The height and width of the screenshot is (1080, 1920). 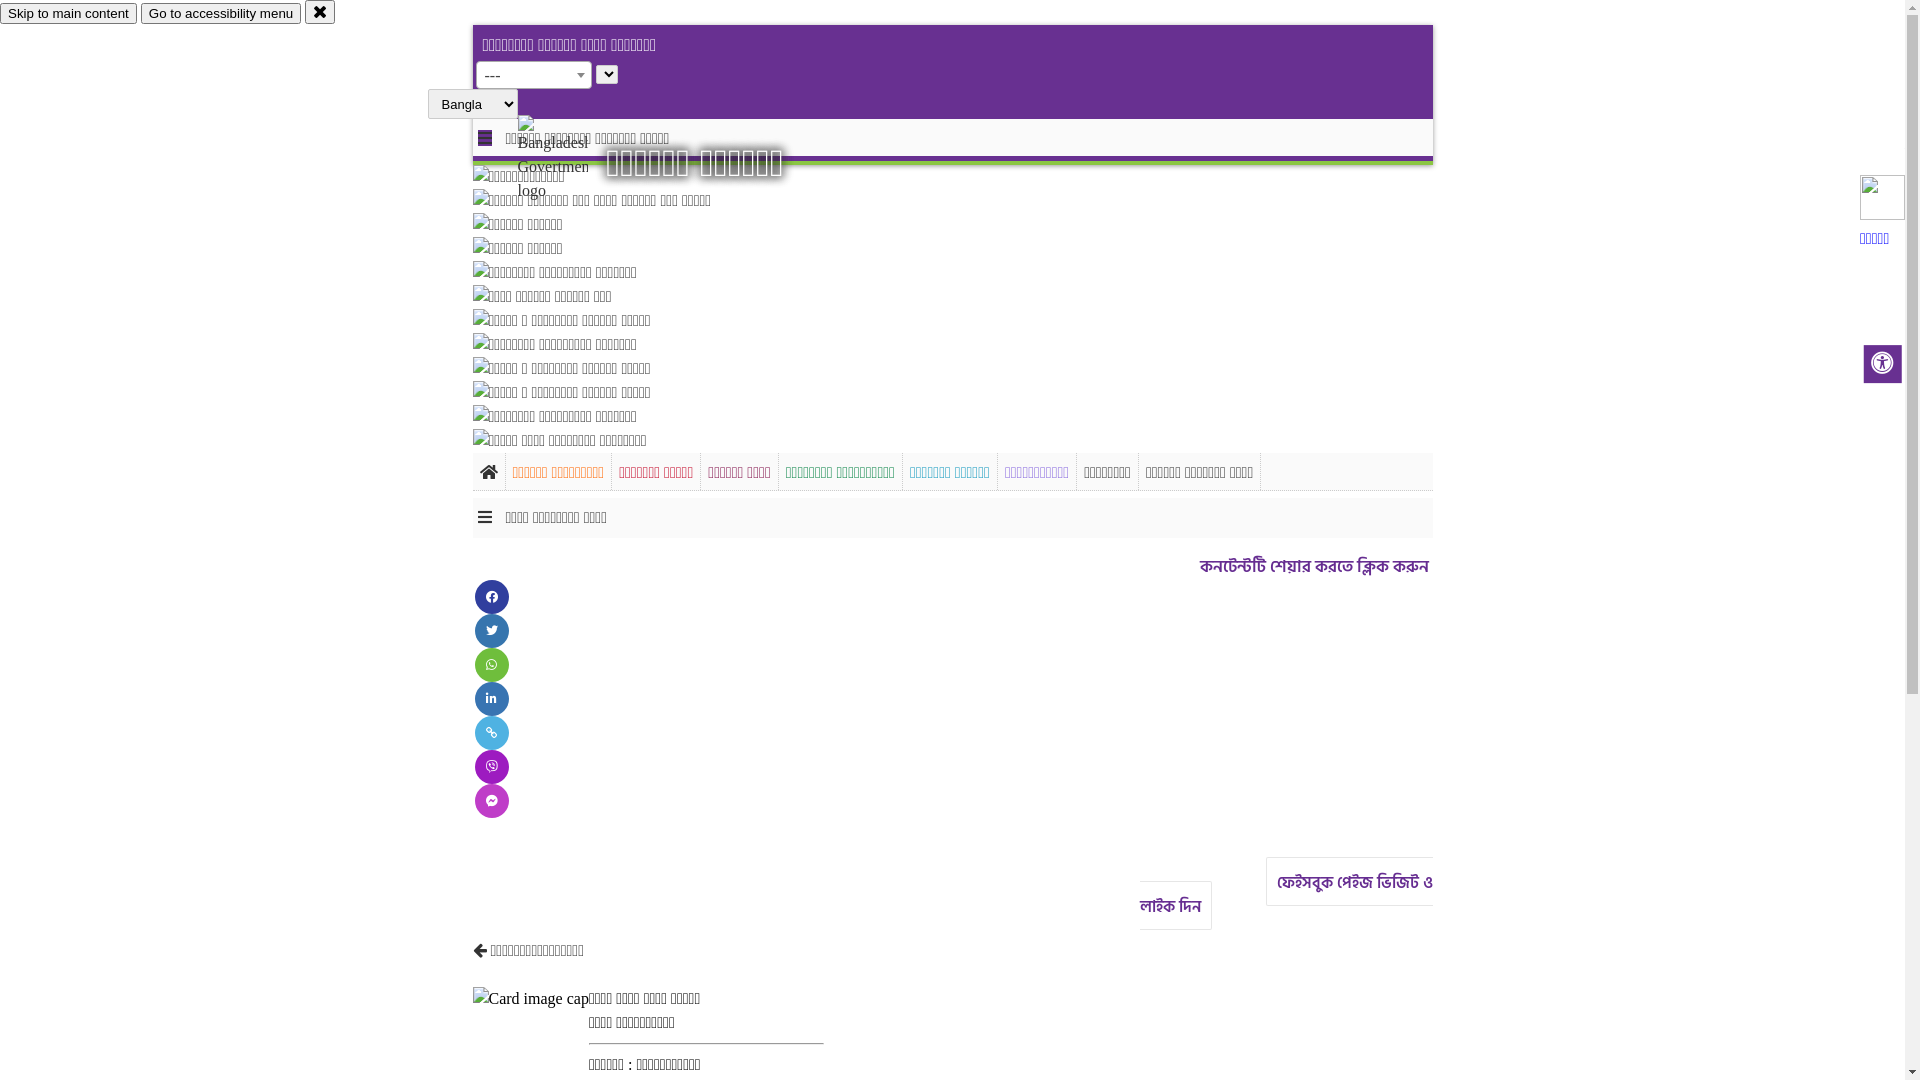 What do you see at coordinates (220, 13) in the screenshot?
I see `'Go to accessibility menu'` at bounding box center [220, 13].